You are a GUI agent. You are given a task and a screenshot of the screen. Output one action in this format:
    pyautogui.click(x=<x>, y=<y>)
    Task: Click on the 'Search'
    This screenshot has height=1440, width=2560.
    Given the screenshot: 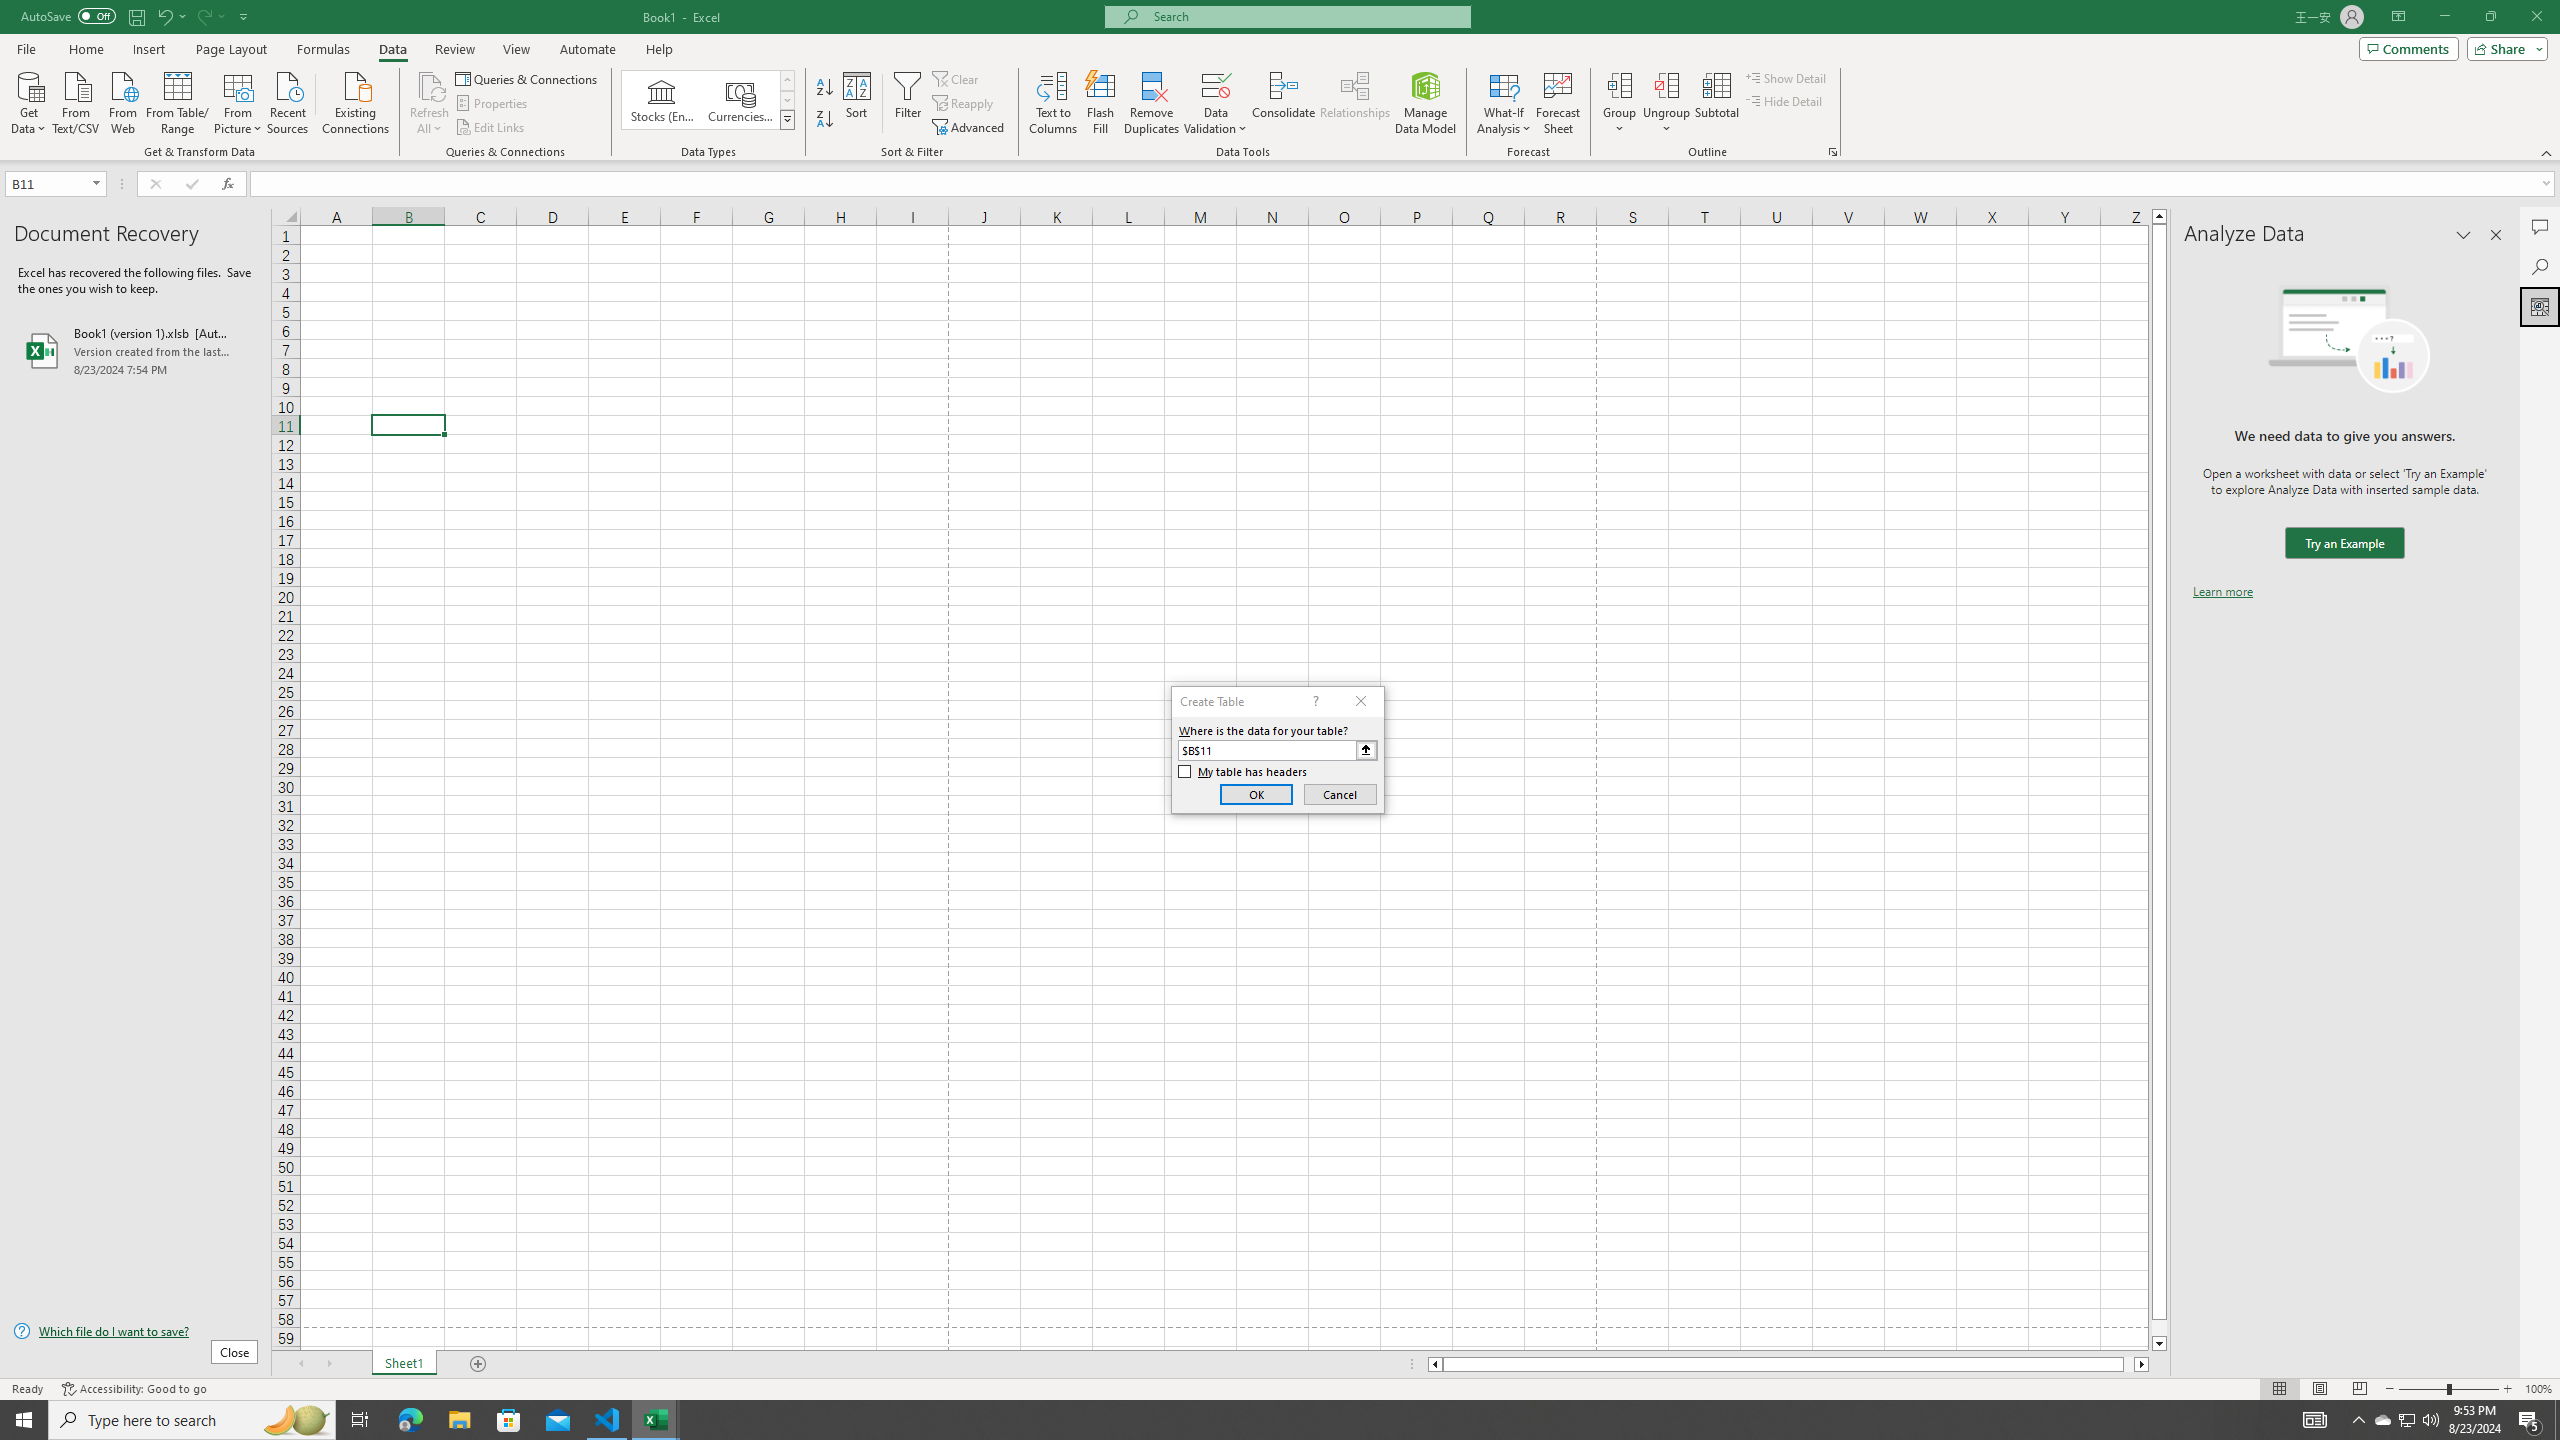 What is the action you would take?
    pyautogui.click(x=2539, y=267)
    